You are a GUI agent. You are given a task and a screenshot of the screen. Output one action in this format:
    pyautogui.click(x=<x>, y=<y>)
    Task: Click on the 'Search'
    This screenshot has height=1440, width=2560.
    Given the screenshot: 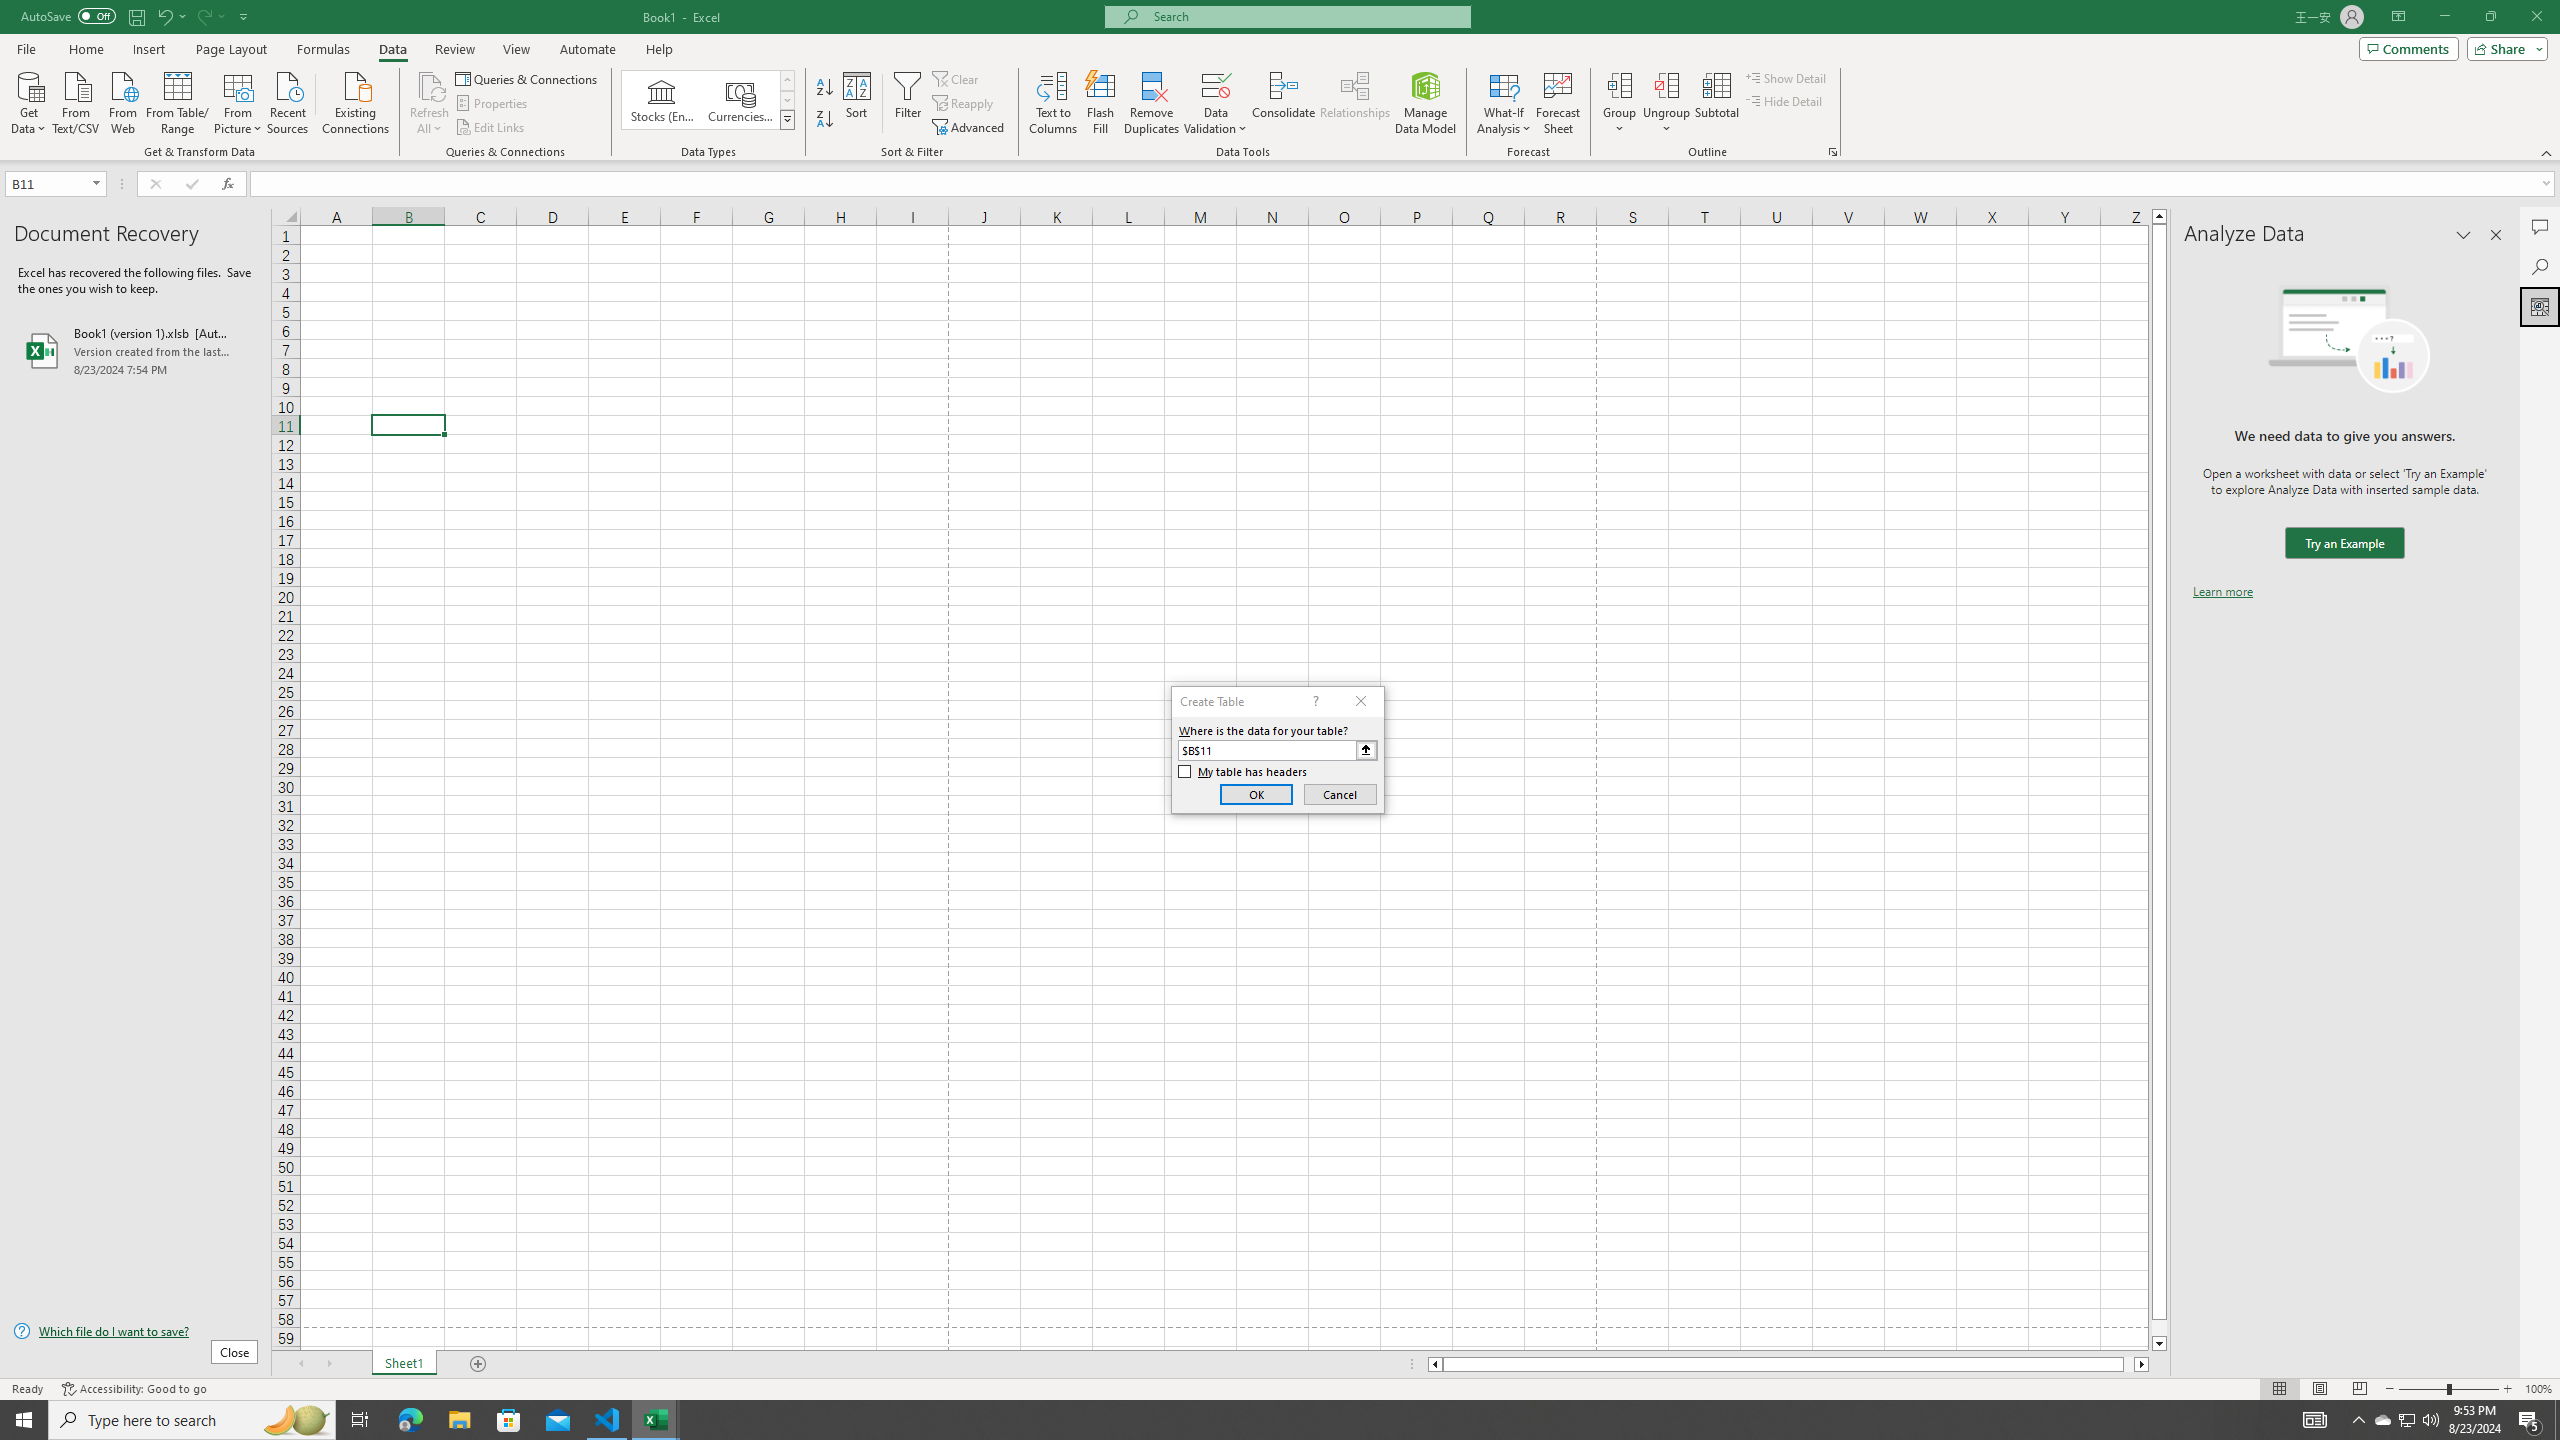 What is the action you would take?
    pyautogui.click(x=2539, y=267)
    